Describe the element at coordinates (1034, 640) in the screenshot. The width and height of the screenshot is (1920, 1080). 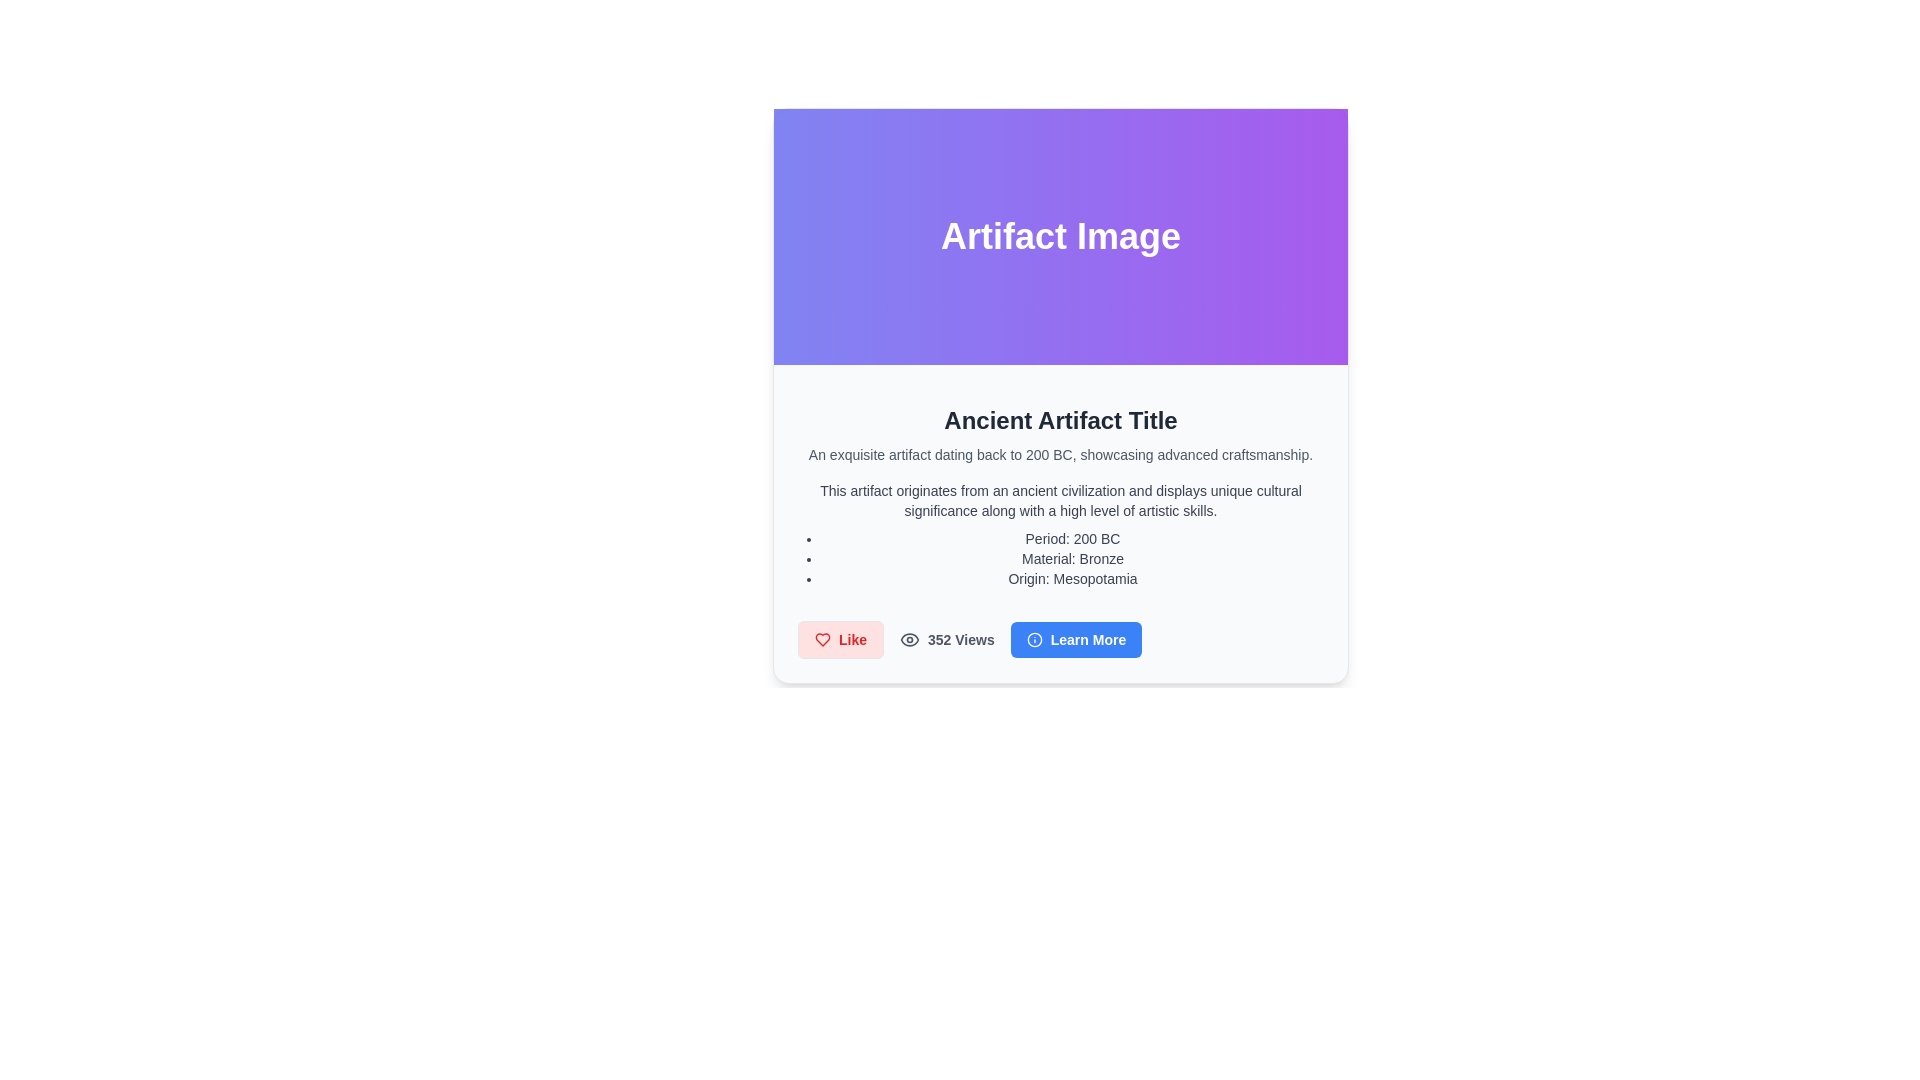
I see `the information icon to the left of the 'Learn More' button, which is characterized by its circular outline and vertical line with a dot` at that location.